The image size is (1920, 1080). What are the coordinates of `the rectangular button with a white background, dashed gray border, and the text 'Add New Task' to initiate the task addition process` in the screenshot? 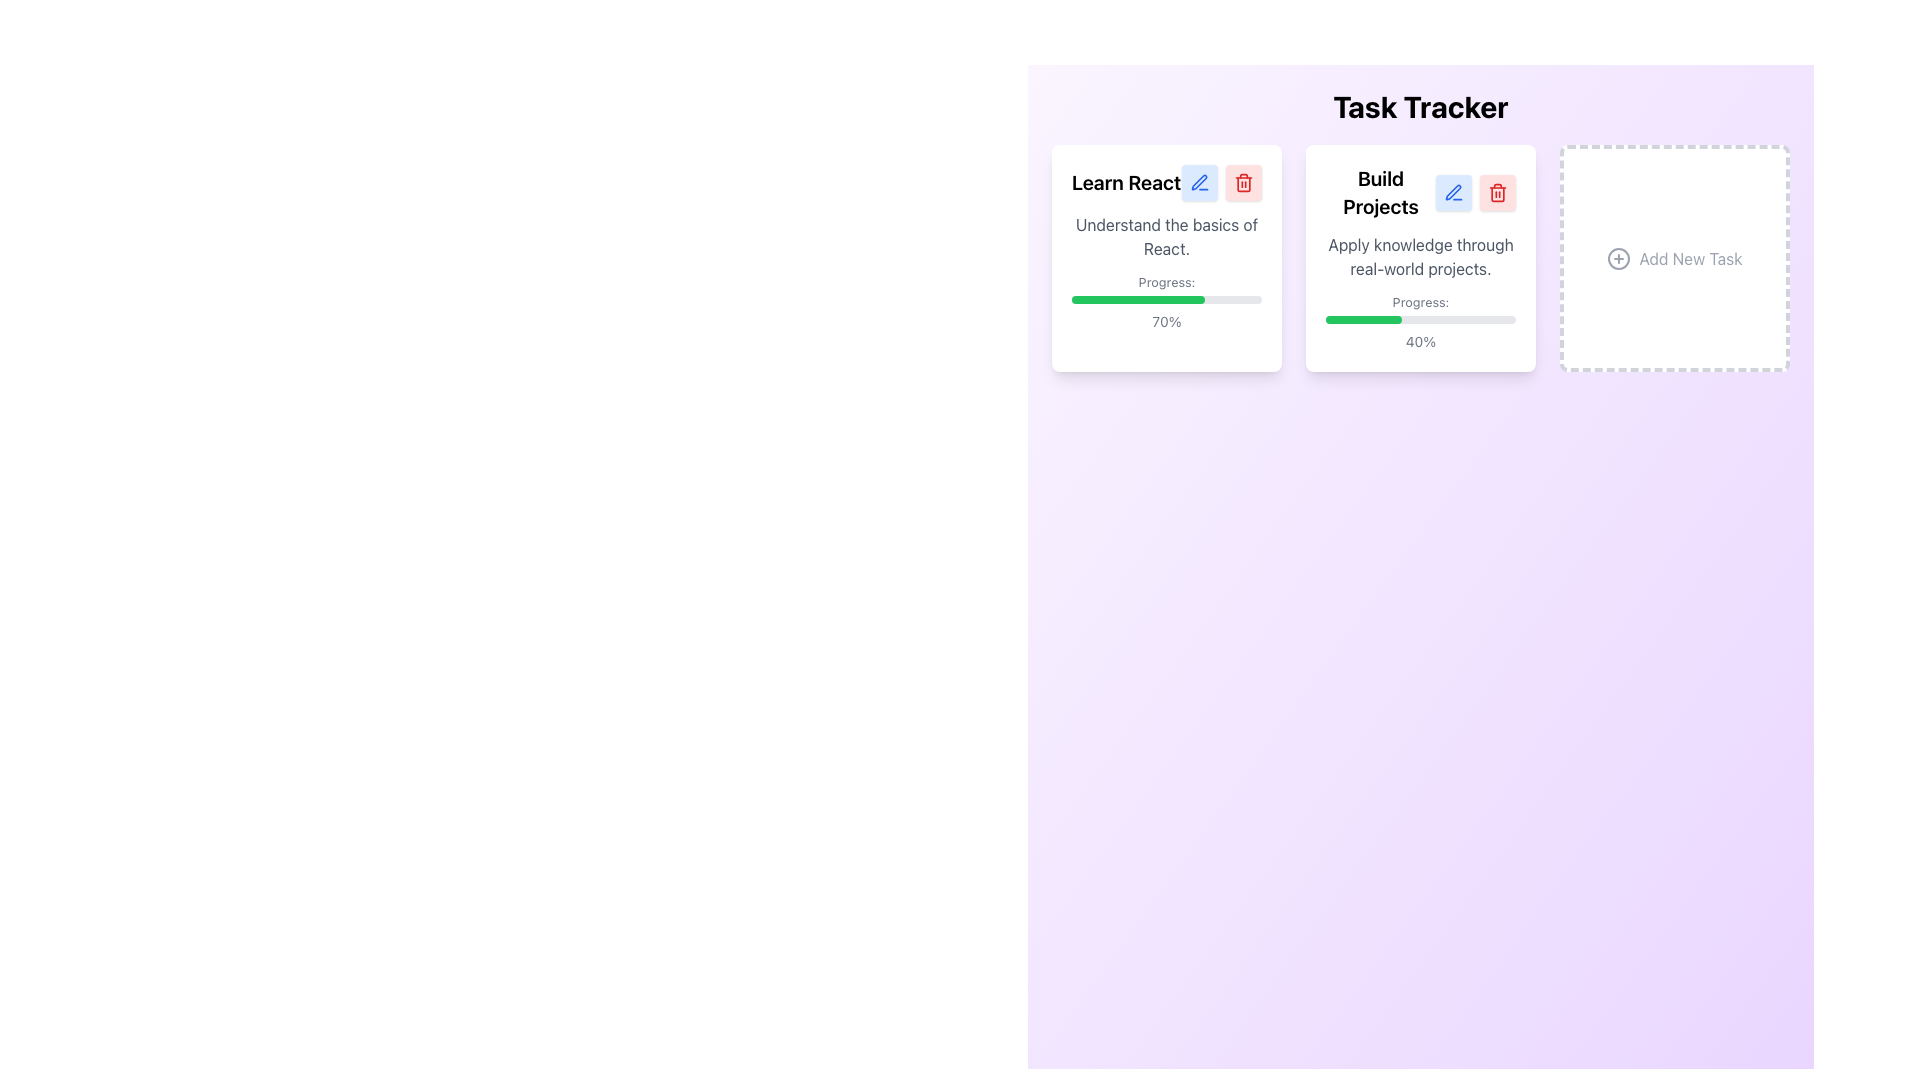 It's located at (1675, 257).